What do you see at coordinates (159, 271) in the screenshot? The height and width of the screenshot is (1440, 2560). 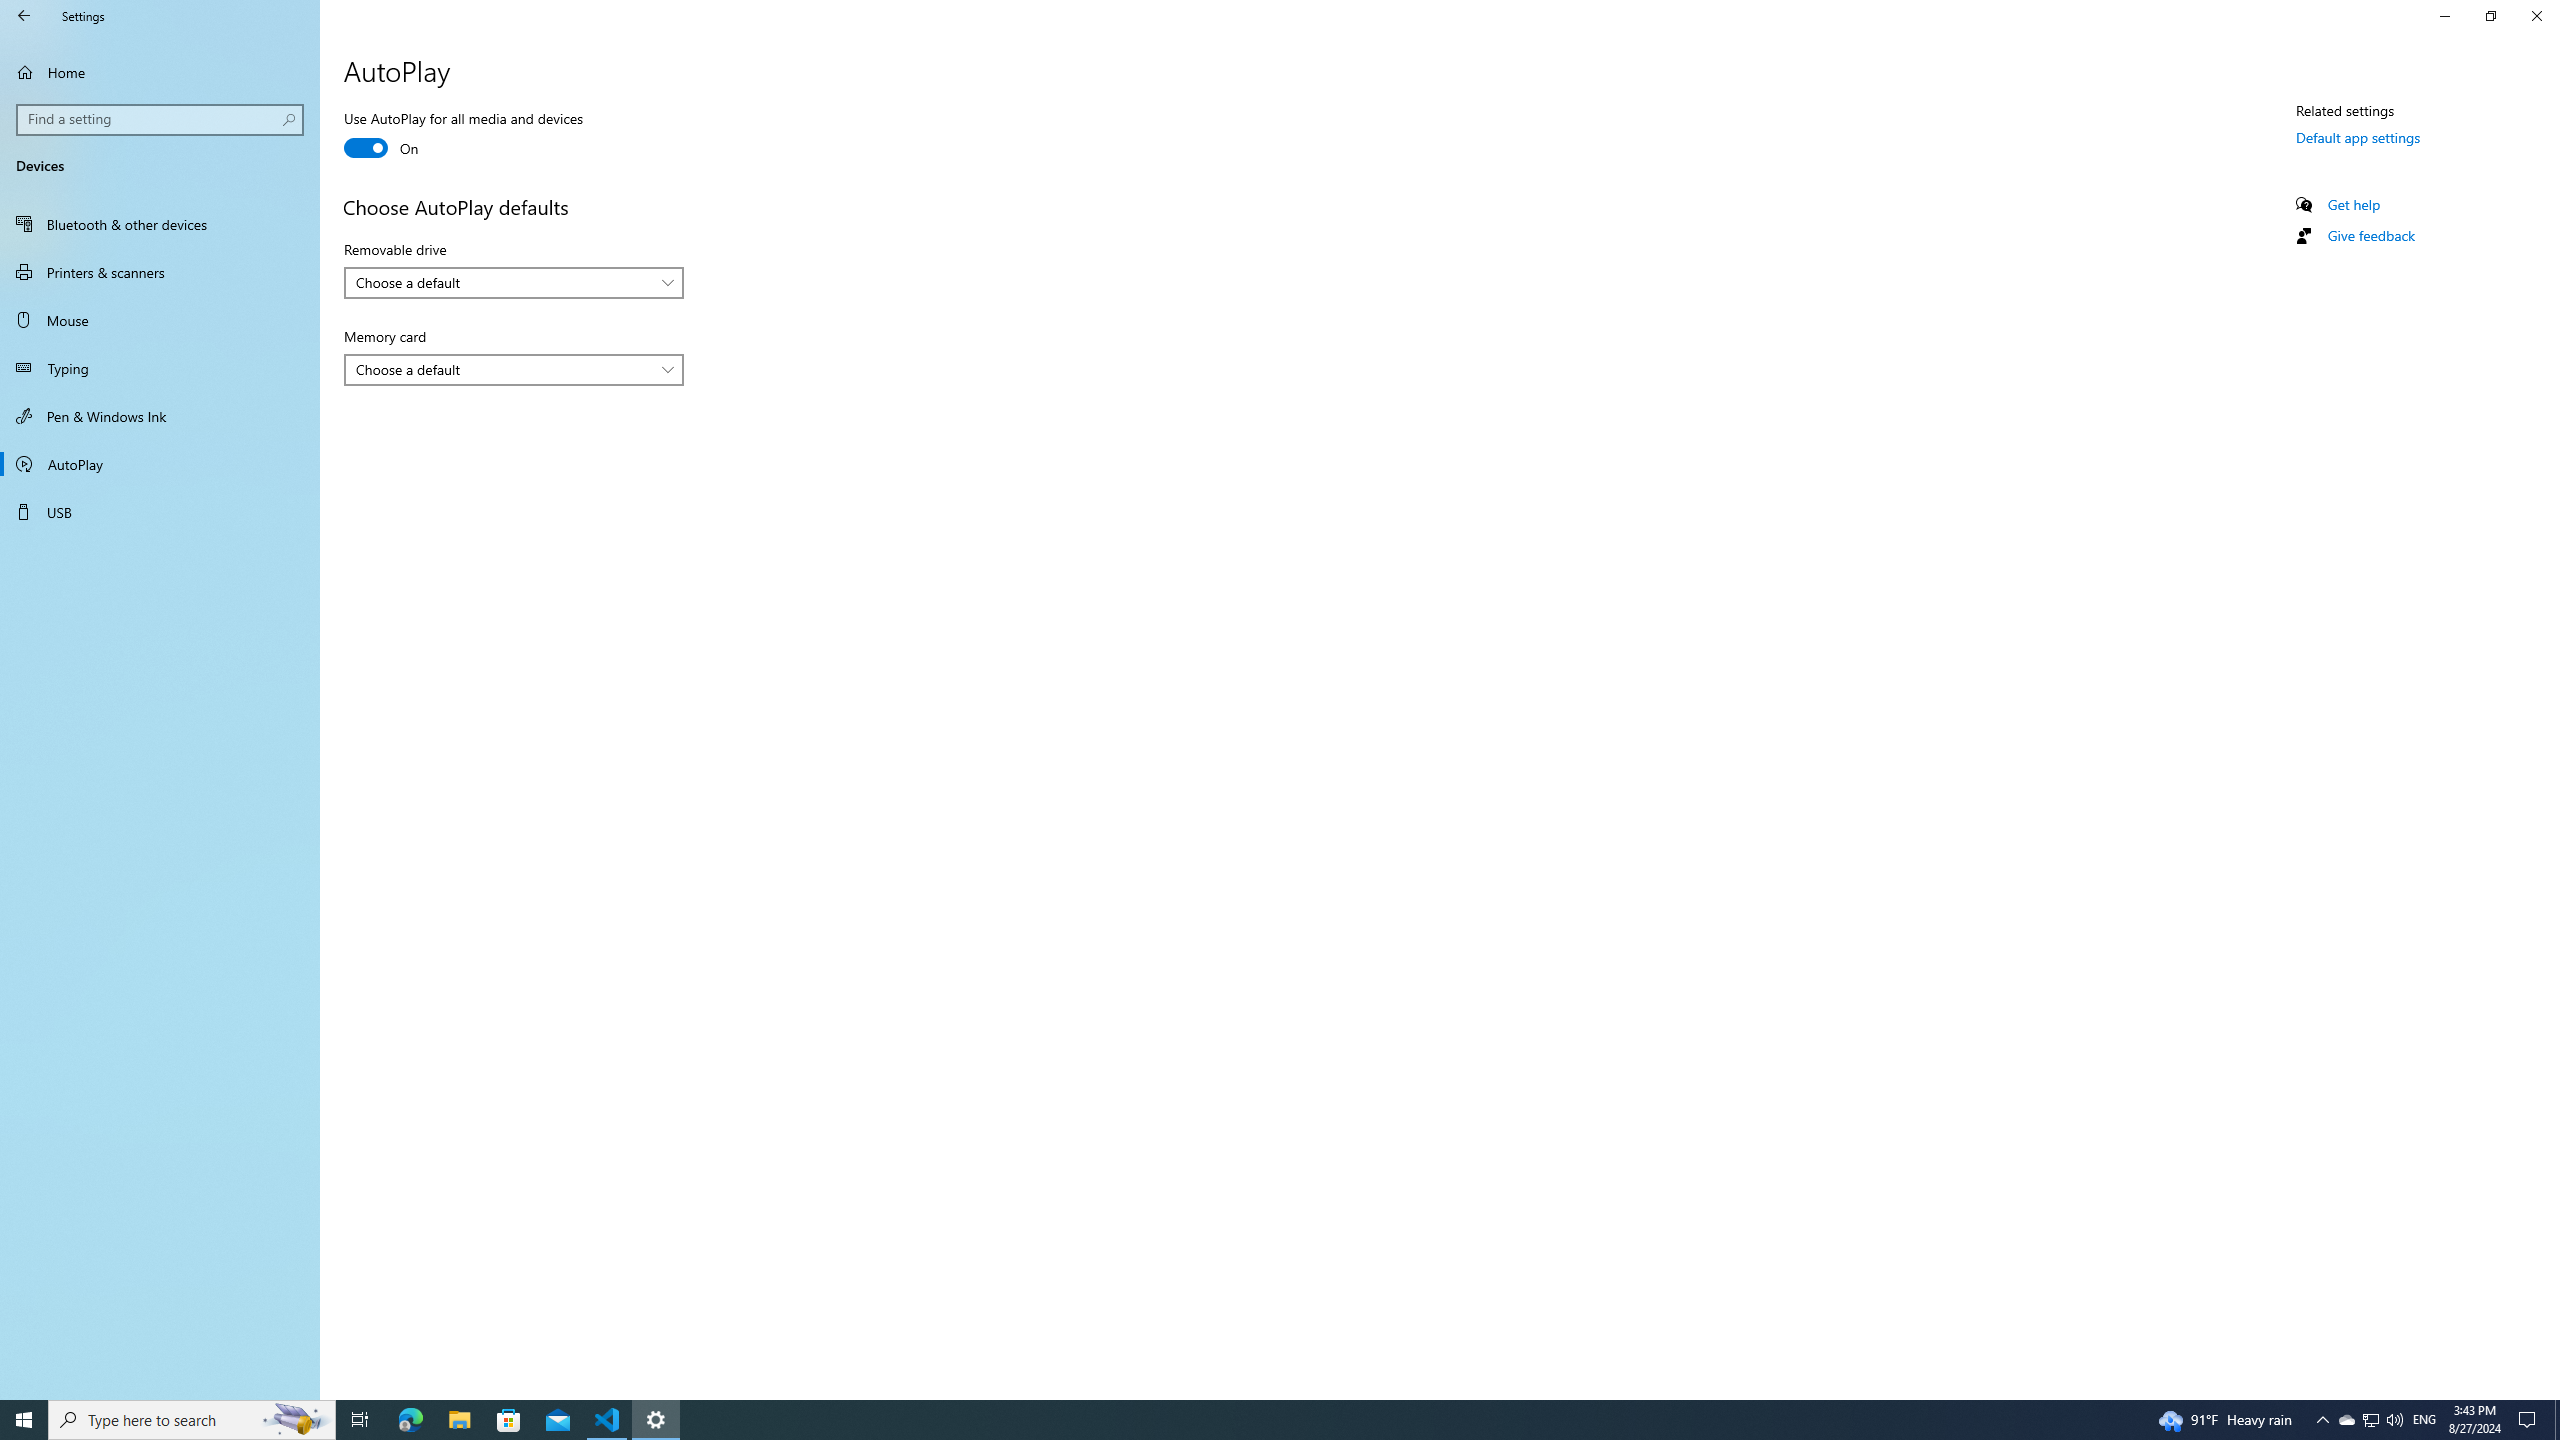 I see `'Printers & scanners'` at bounding box center [159, 271].